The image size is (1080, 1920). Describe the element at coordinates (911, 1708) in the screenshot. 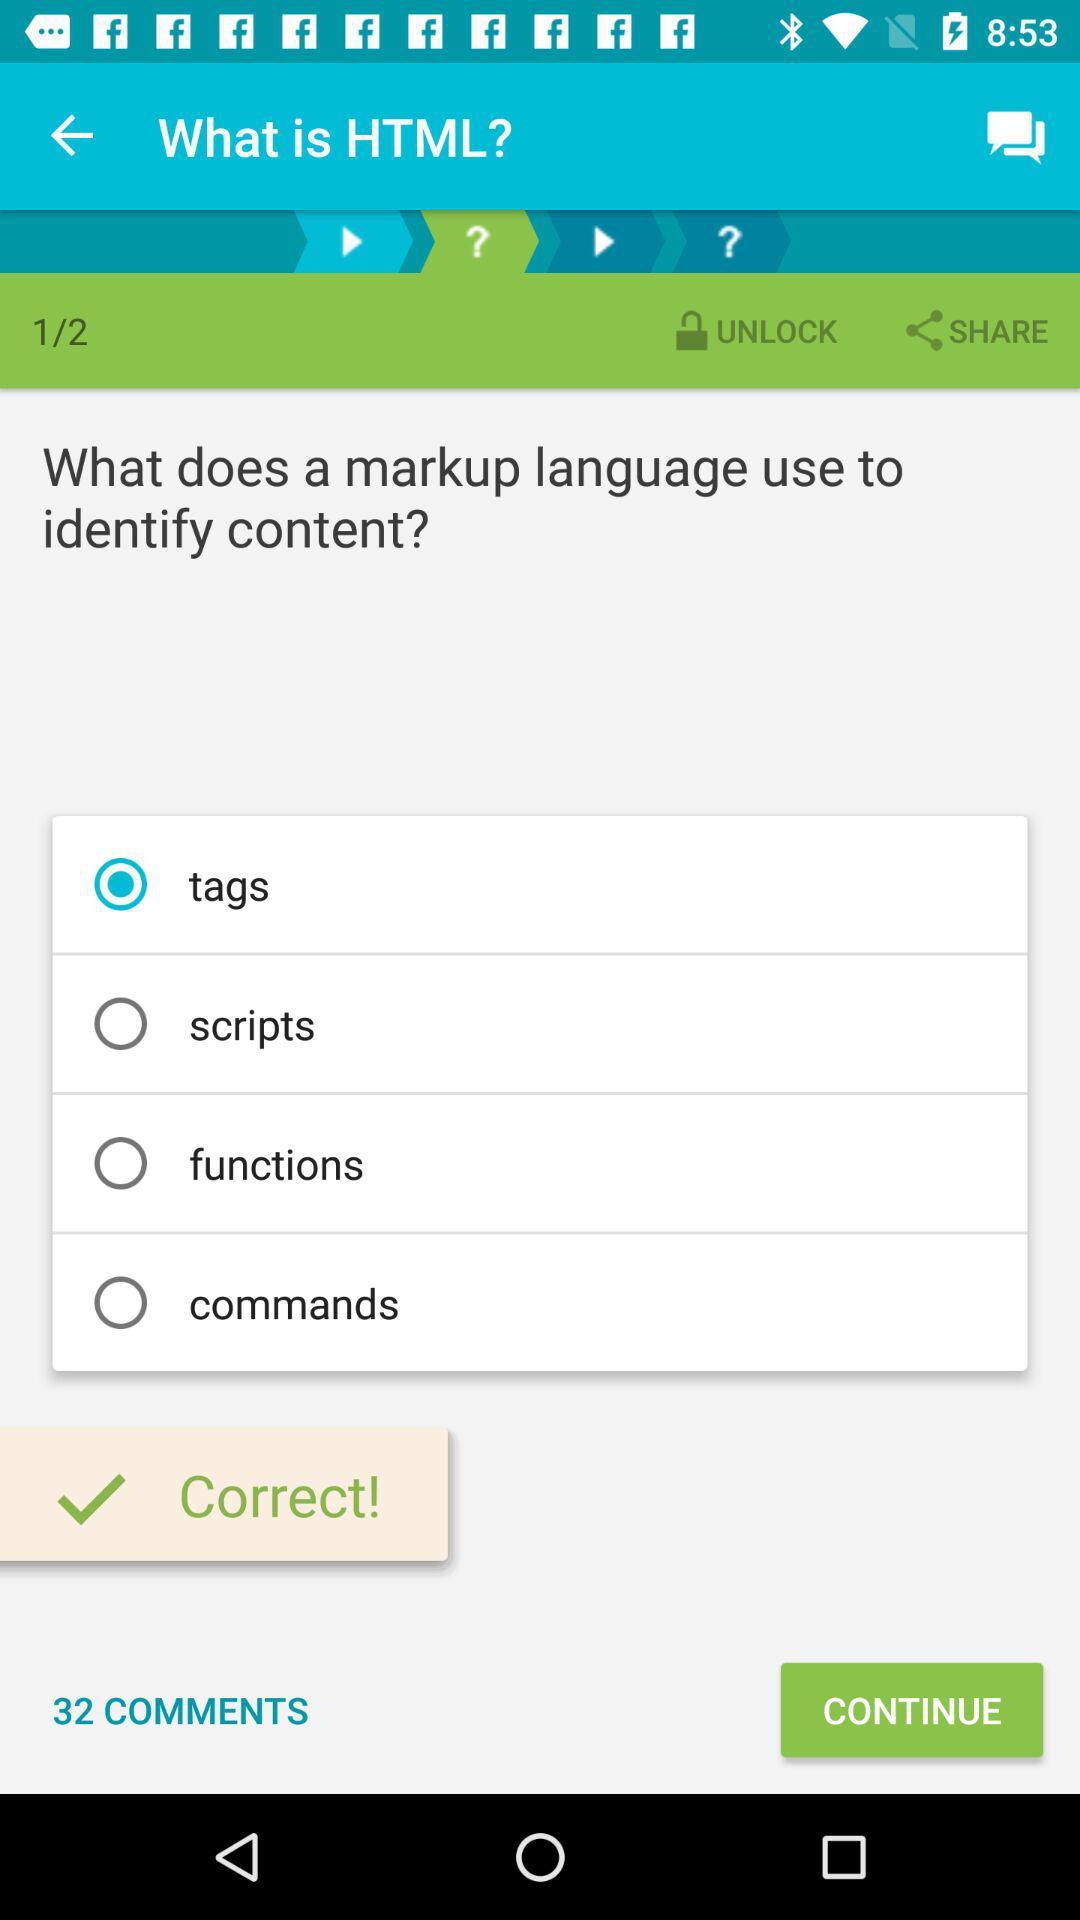

I see `the item to the right of the 32 comments` at that location.